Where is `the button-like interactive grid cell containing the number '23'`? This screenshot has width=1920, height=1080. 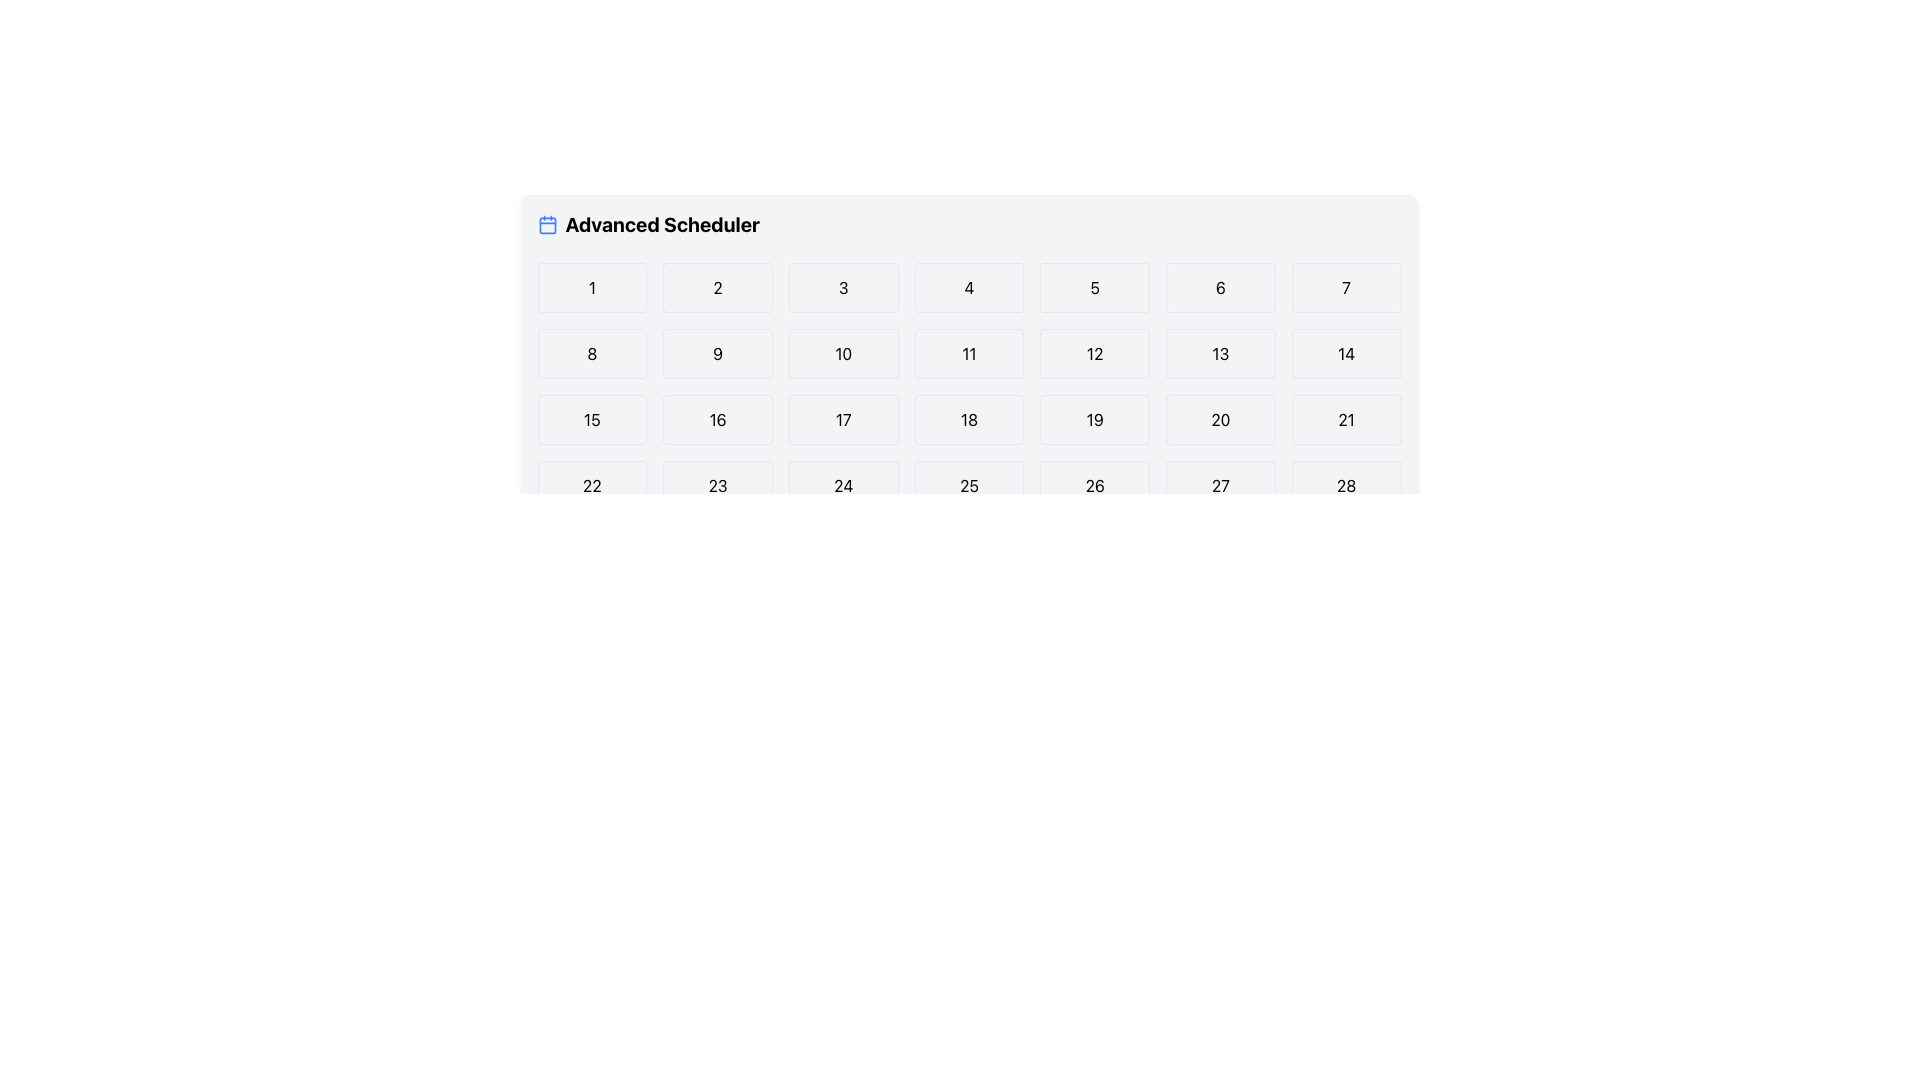
the button-like interactive grid cell containing the number '23' is located at coordinates (718, 486).